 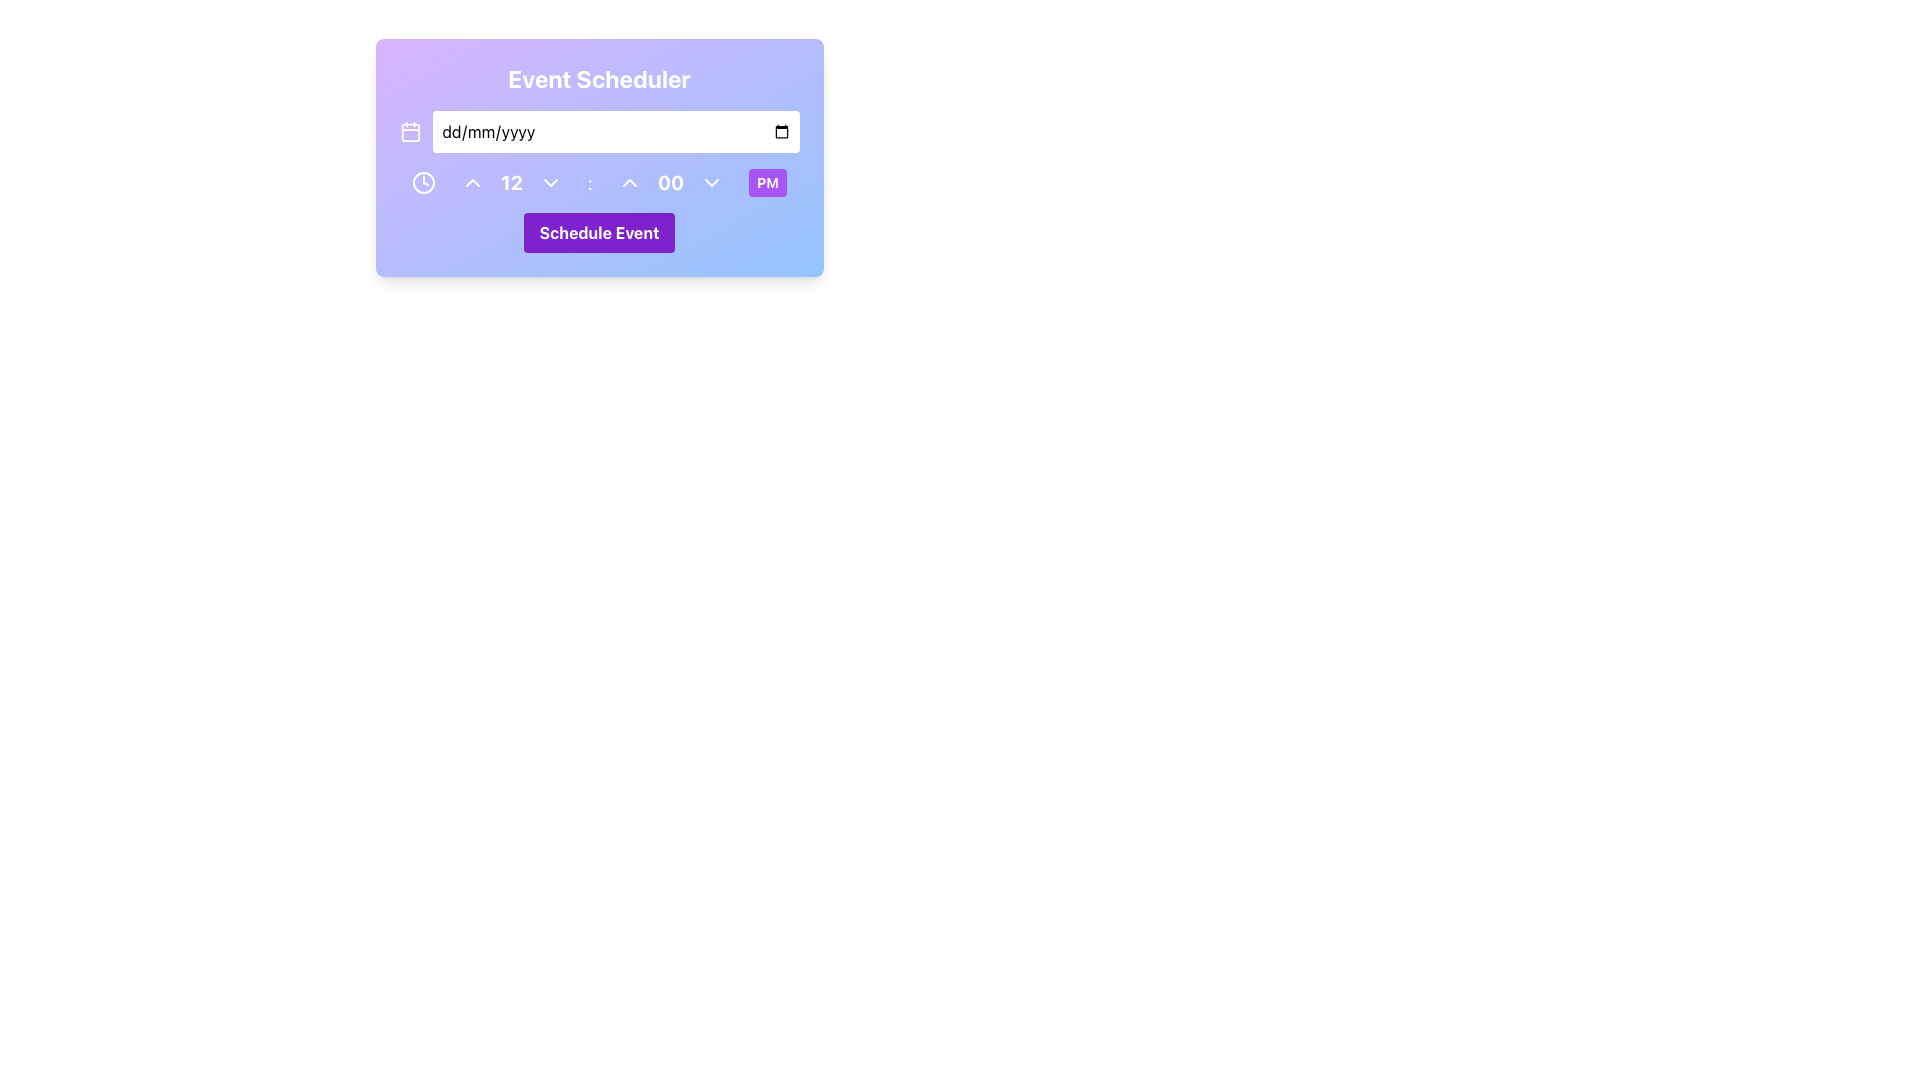 What do you see at coordinates (598, 231) in the screenshot?
I see `the confirm/schedule button located at the bottom-center of the 'Event Scheduler' box` at bounding box center [598, 231].